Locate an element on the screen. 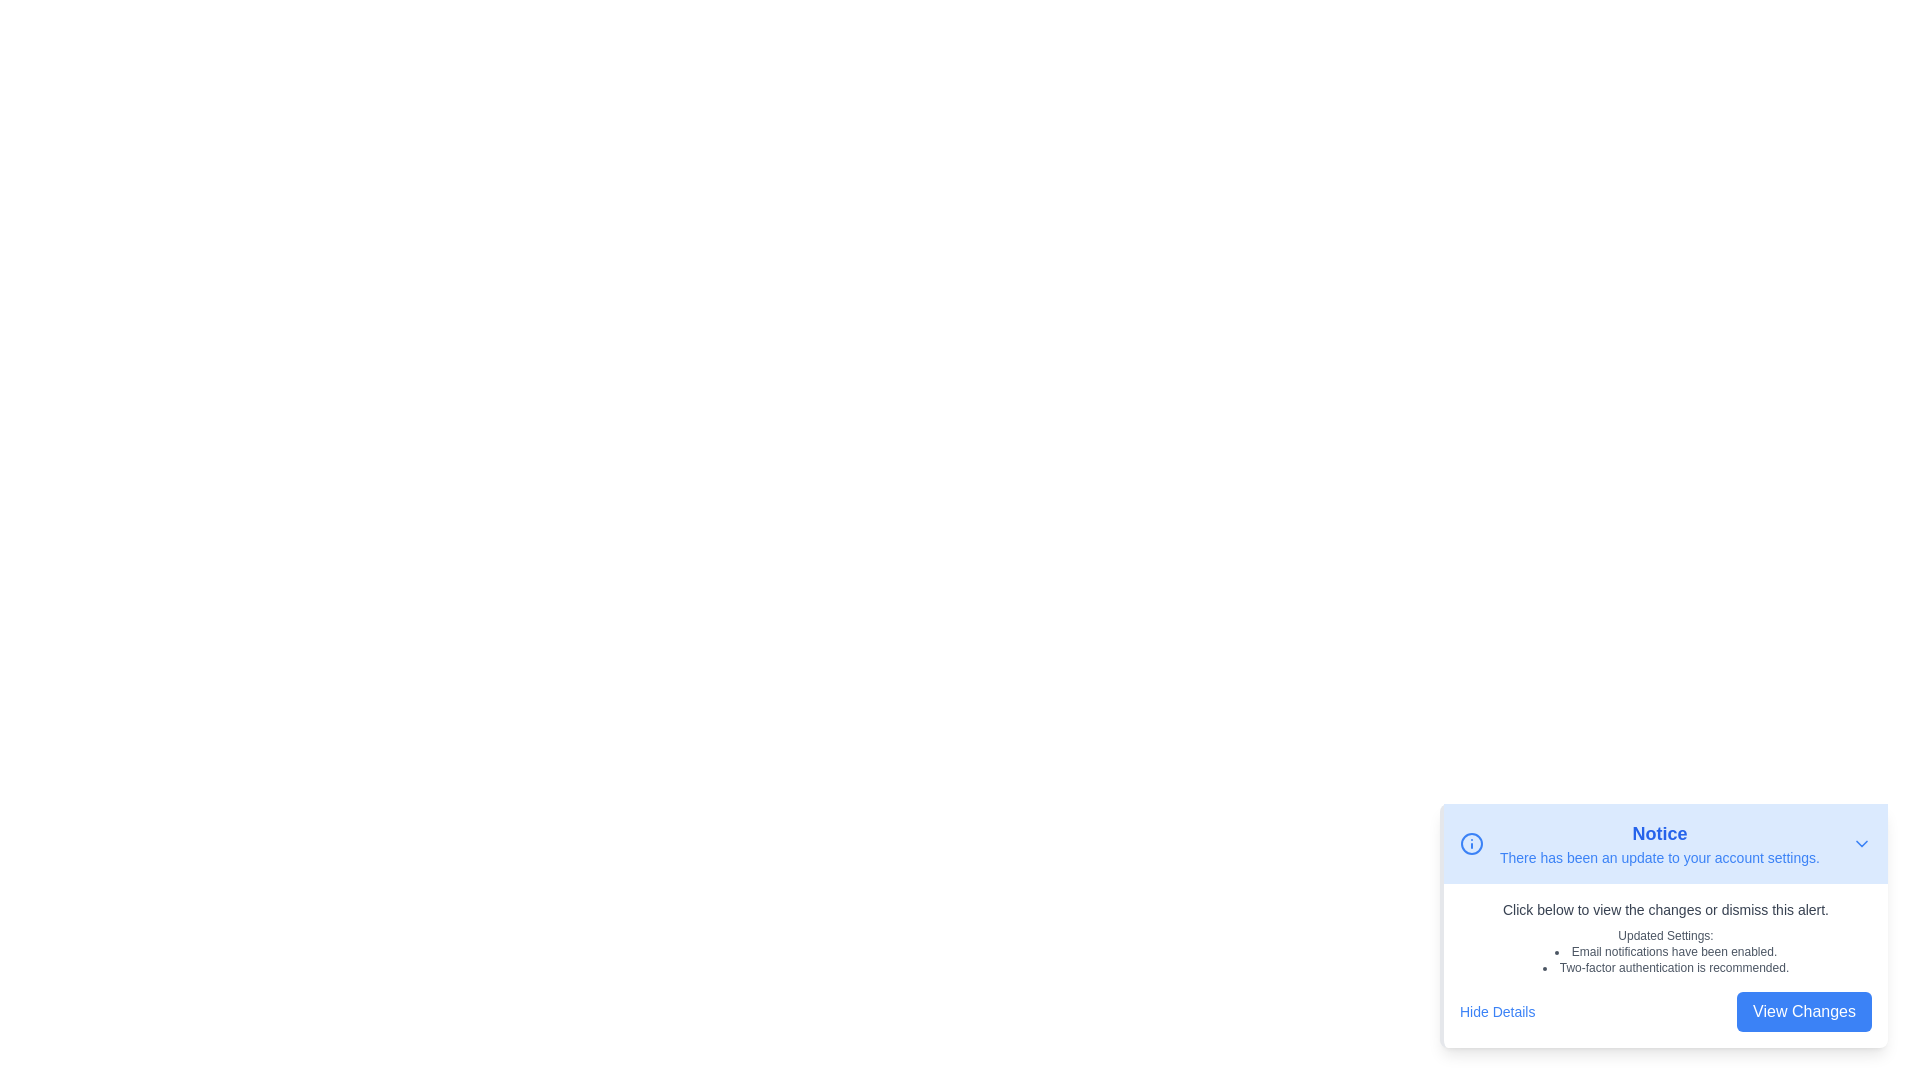 The height and width of the screenshot is (1080, 1920). the informational alert icon located in the blue-highlighted header area of the notice message box, which is positioned to the left of the bolded 'Notice' text header is located at coordinates (1472, 844).